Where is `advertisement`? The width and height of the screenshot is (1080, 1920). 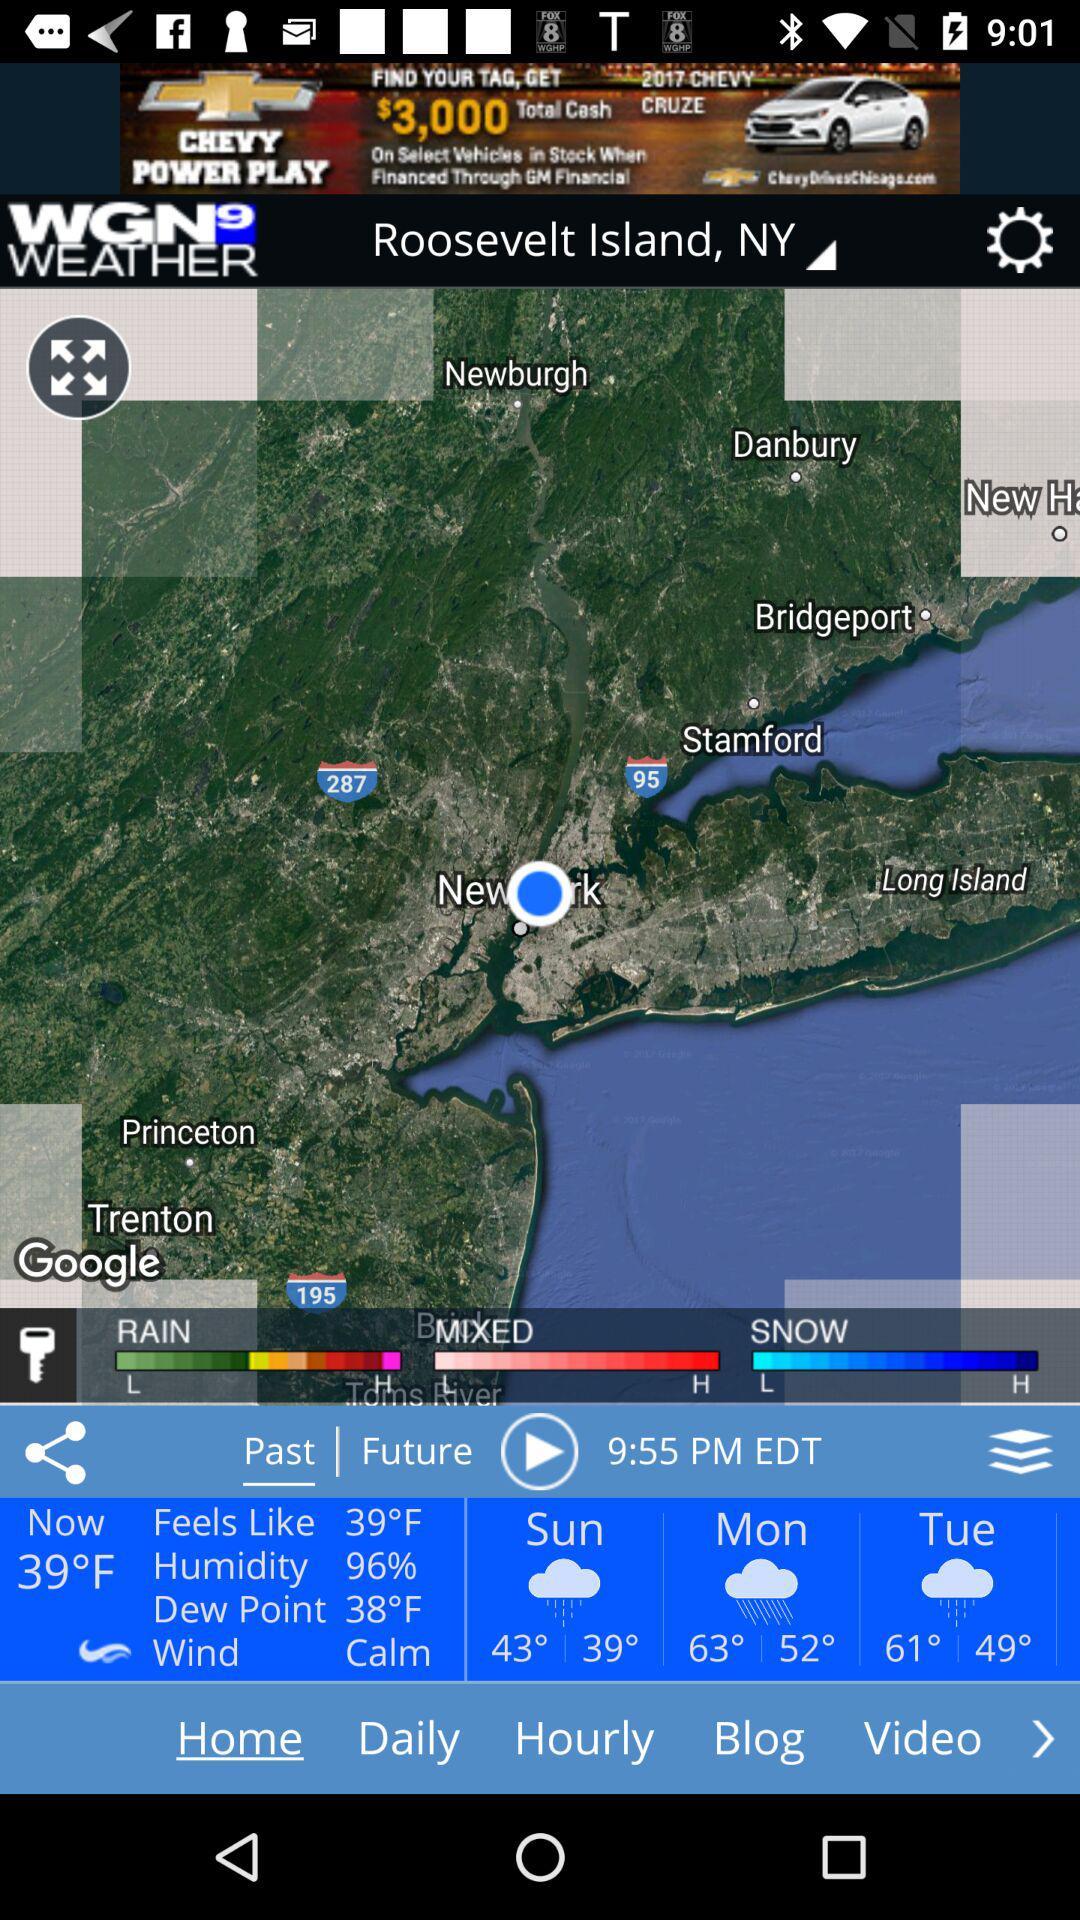 advertisement is located at coordinates (540, 127).